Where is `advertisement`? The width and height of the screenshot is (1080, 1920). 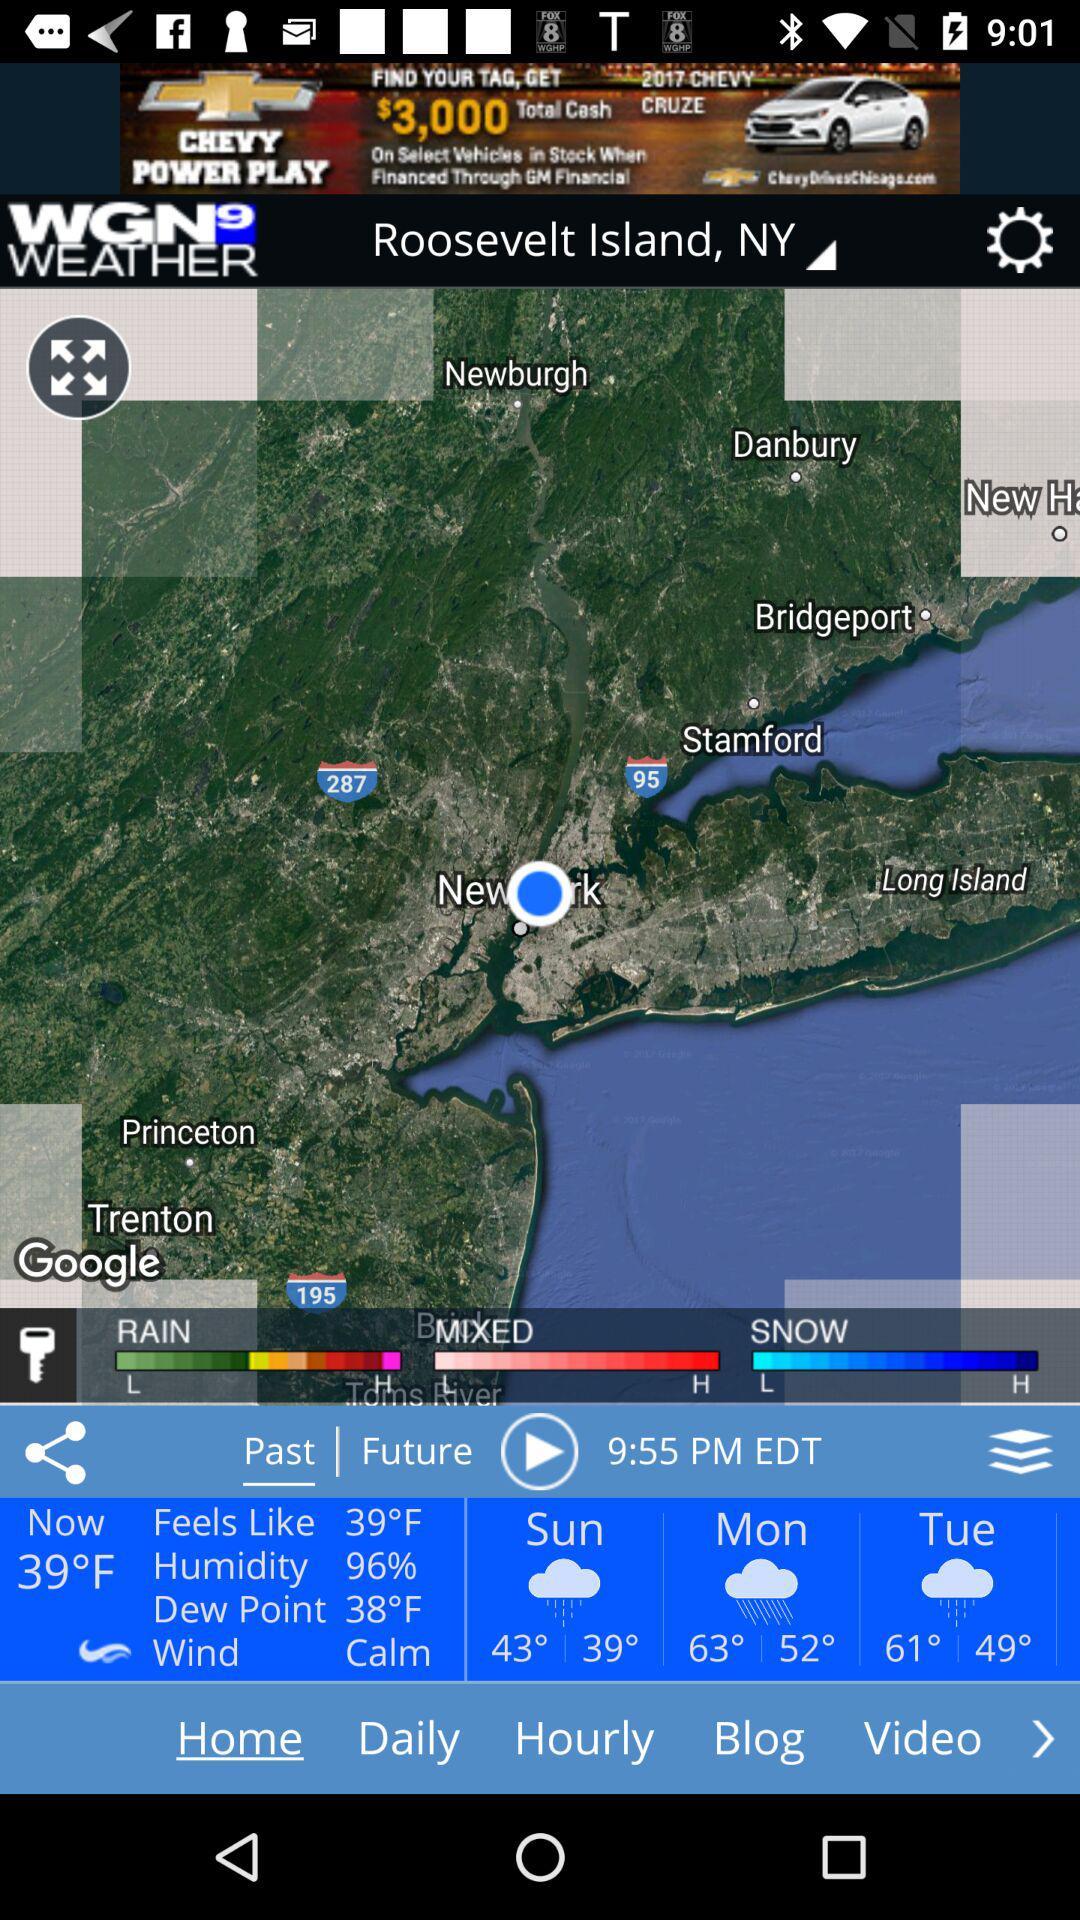 advertisement is located at coordinates (540, 127).